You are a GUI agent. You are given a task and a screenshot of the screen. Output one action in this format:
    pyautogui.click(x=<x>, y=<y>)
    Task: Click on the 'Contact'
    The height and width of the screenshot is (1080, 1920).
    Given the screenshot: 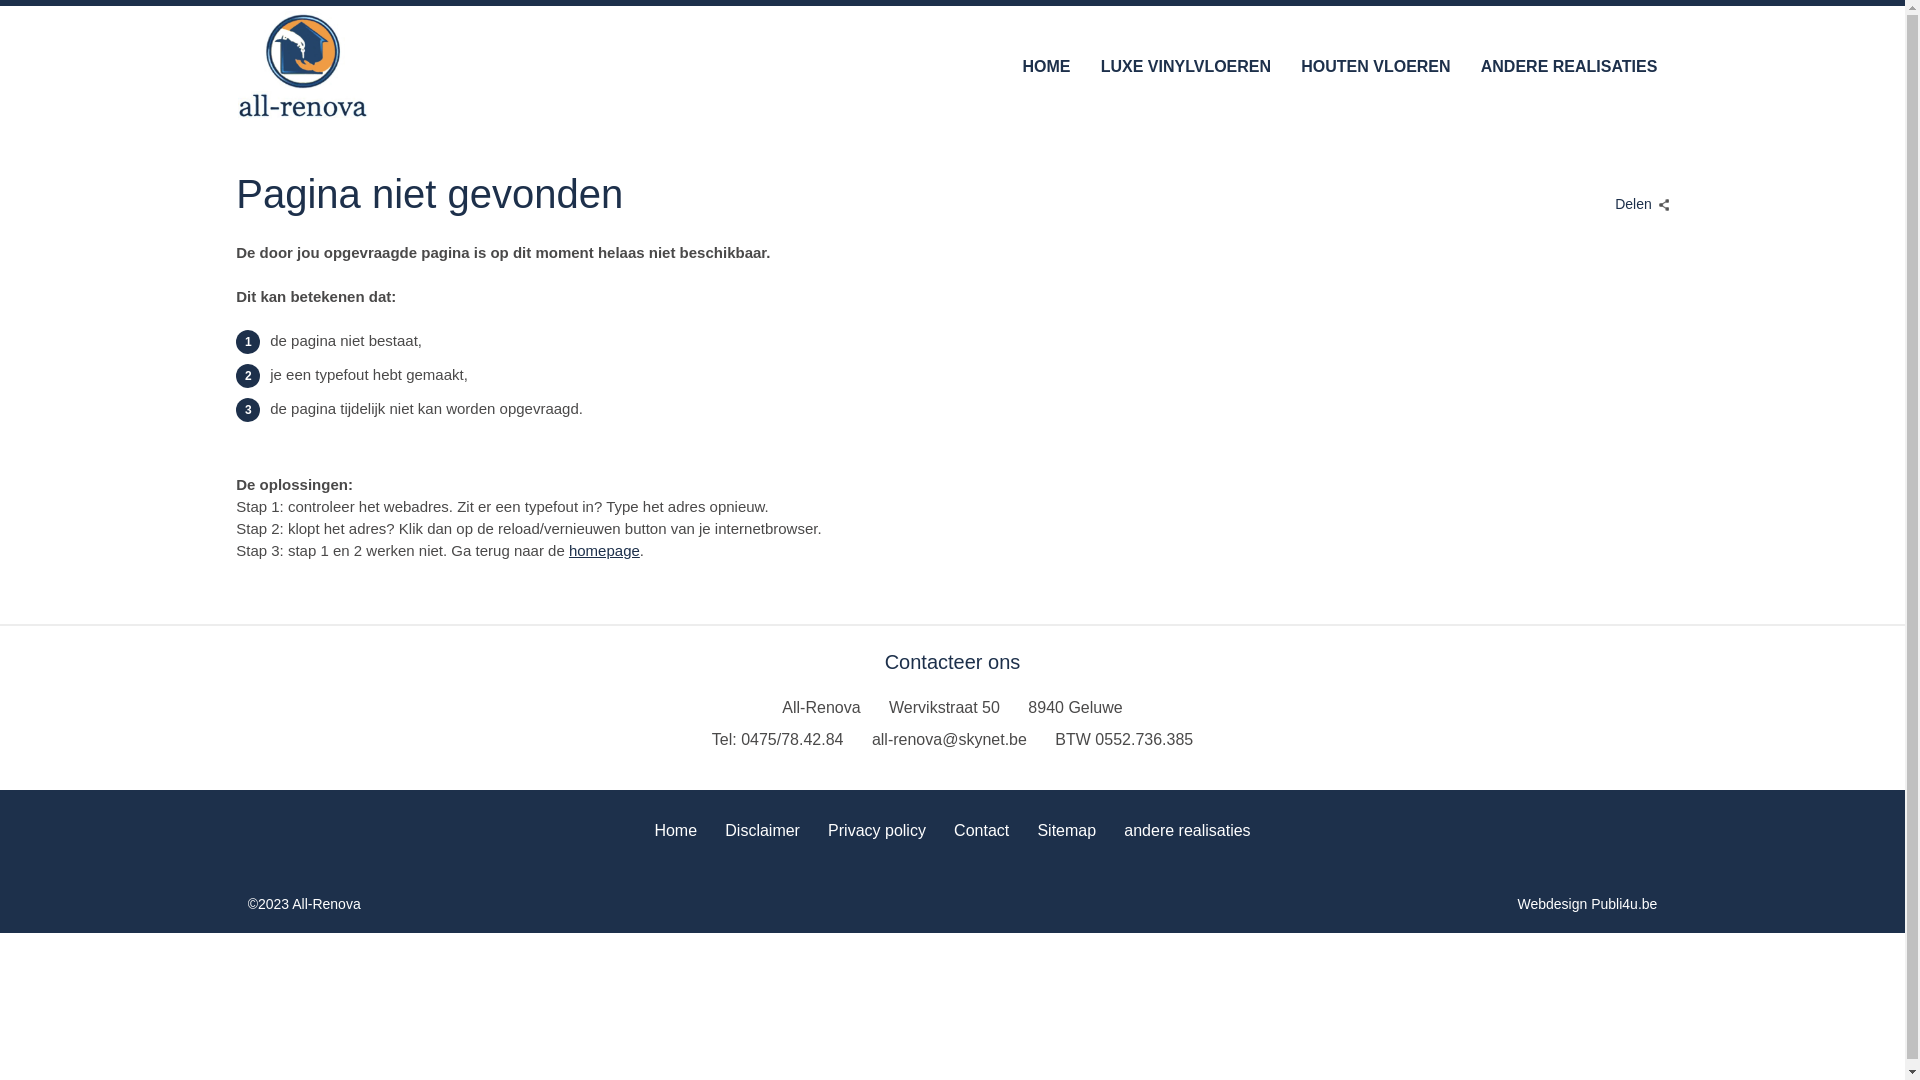 What is the action you would take?
    pyautogui.click(x=981, y=827)
    